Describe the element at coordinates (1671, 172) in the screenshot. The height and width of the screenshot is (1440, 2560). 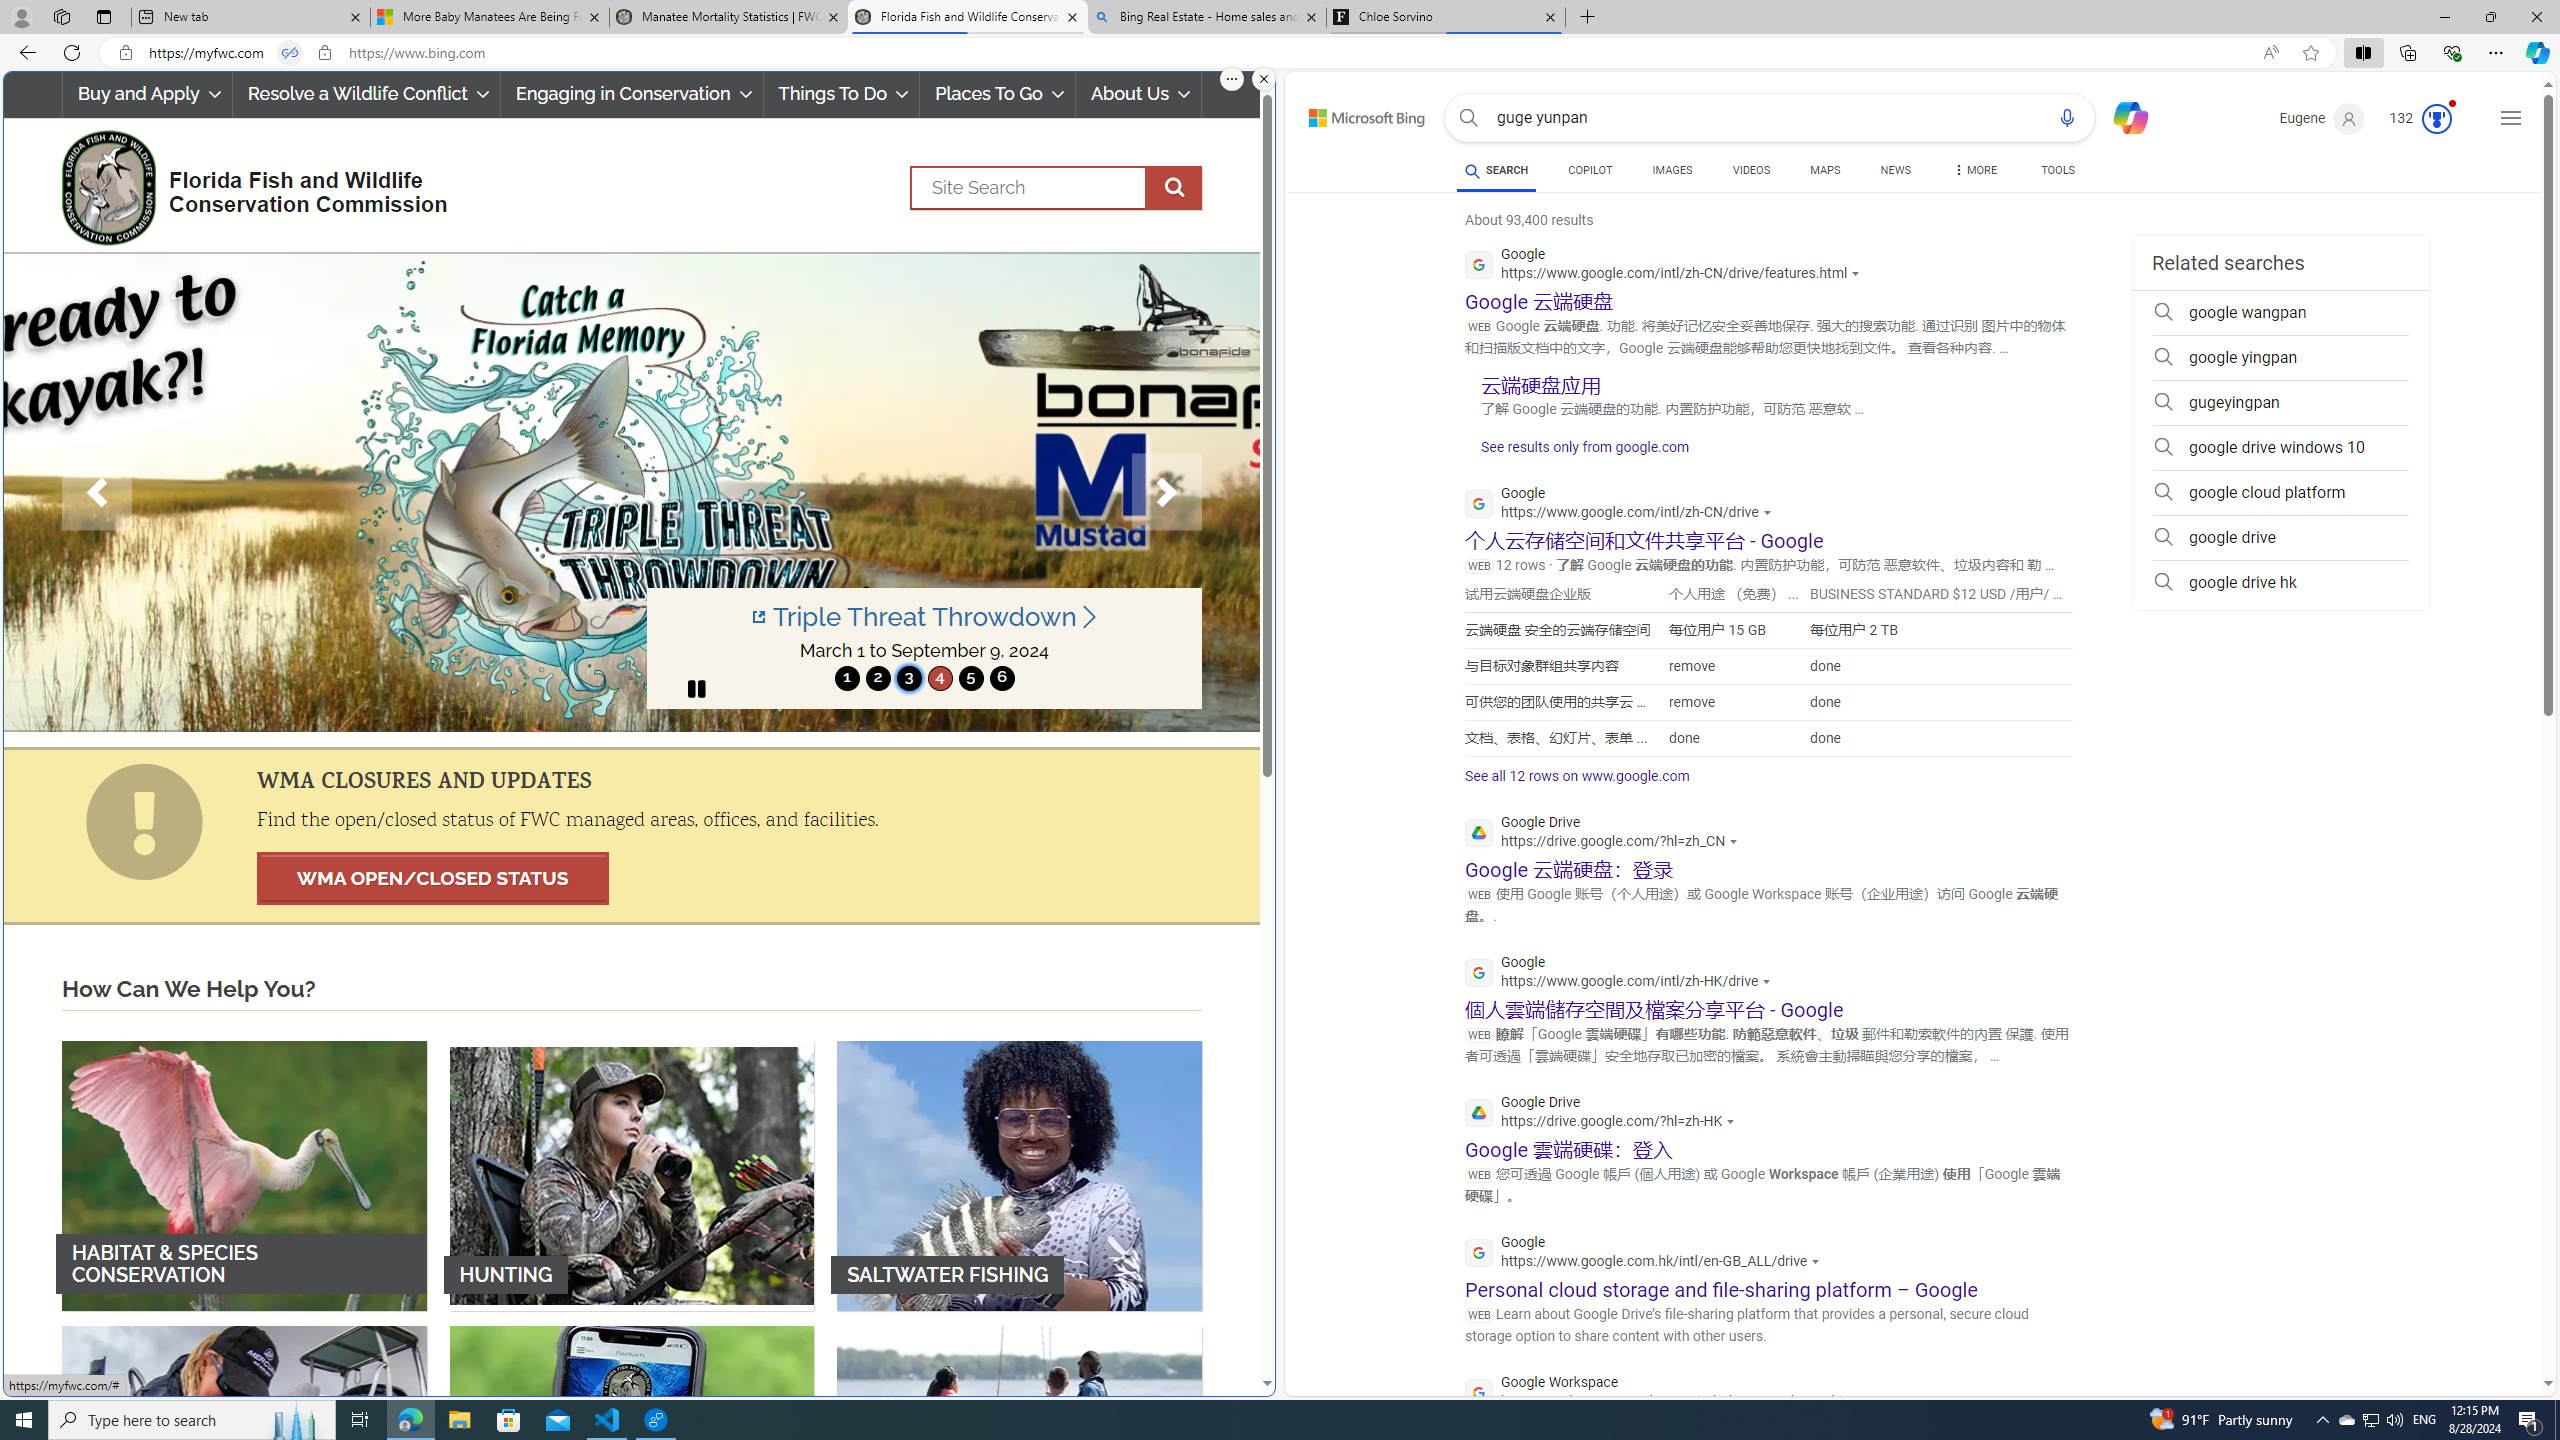
I see `'IMAGES'` at that location.